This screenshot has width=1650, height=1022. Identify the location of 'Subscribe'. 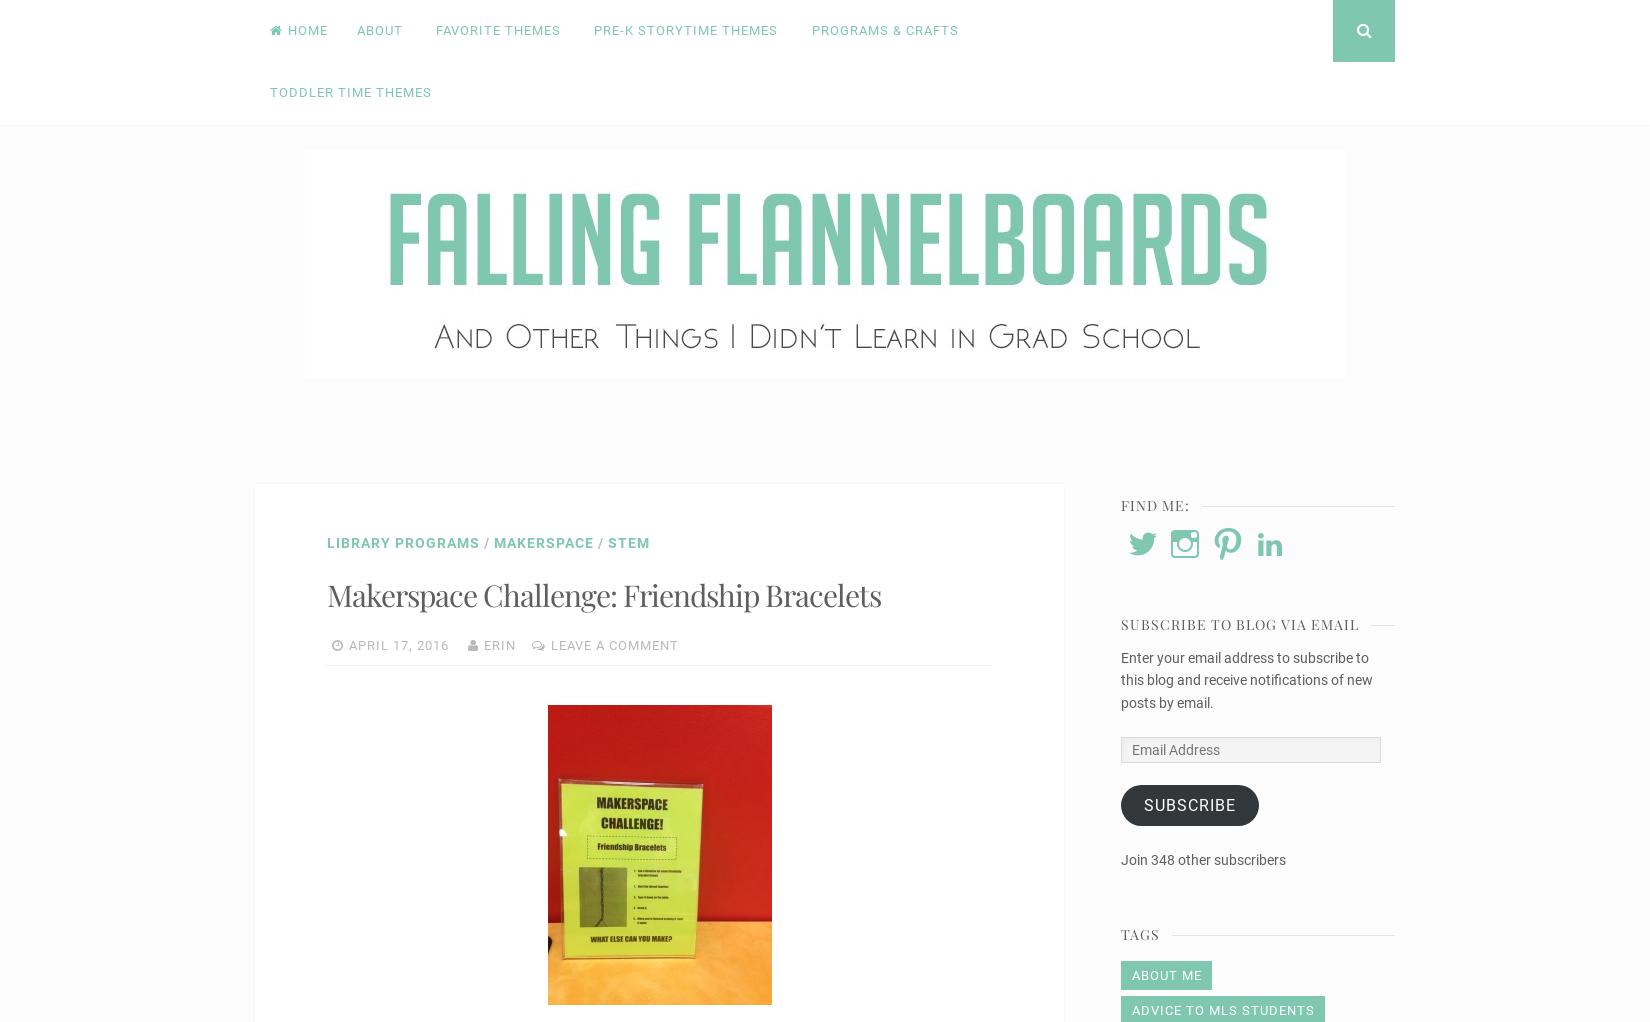
(1189, 803).